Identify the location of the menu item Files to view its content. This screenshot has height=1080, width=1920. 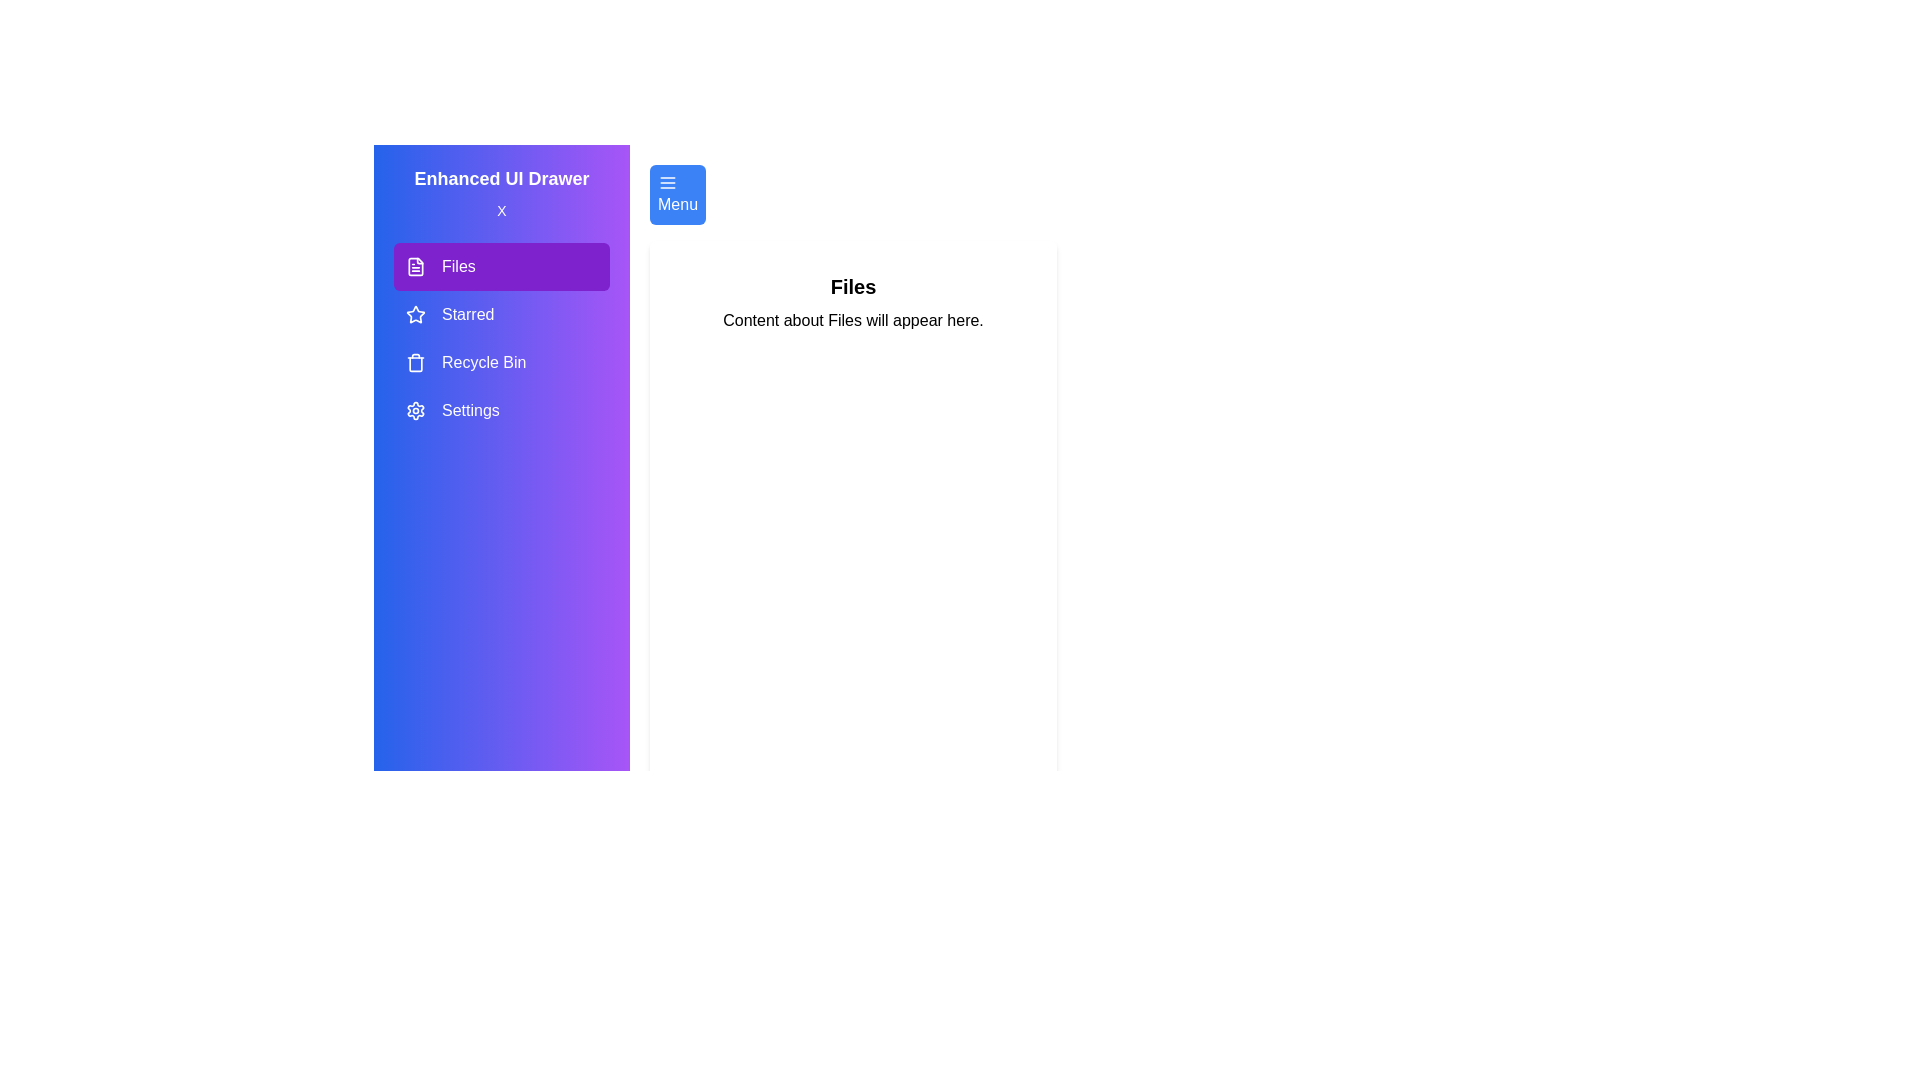
(502, 265).